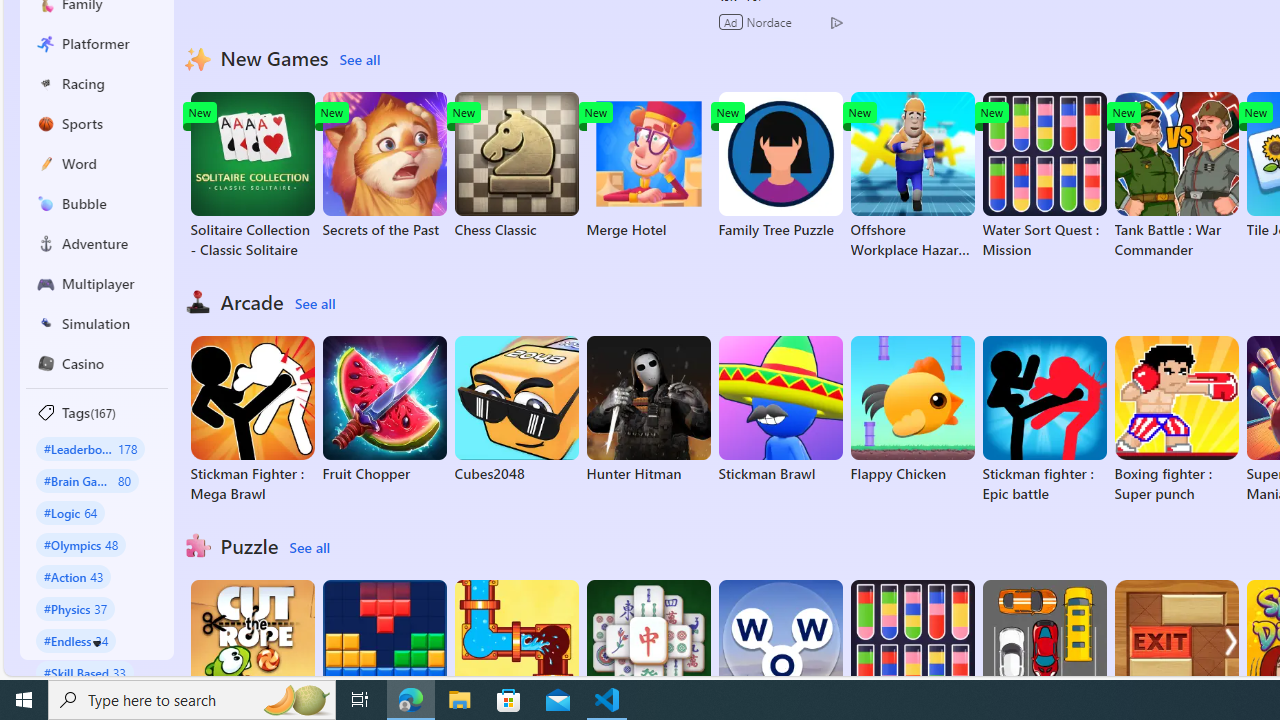 Image resolution: width=1280 pixels, height=720 pixels. I want to click on 'Secrets of the Past', so click(384, 164).